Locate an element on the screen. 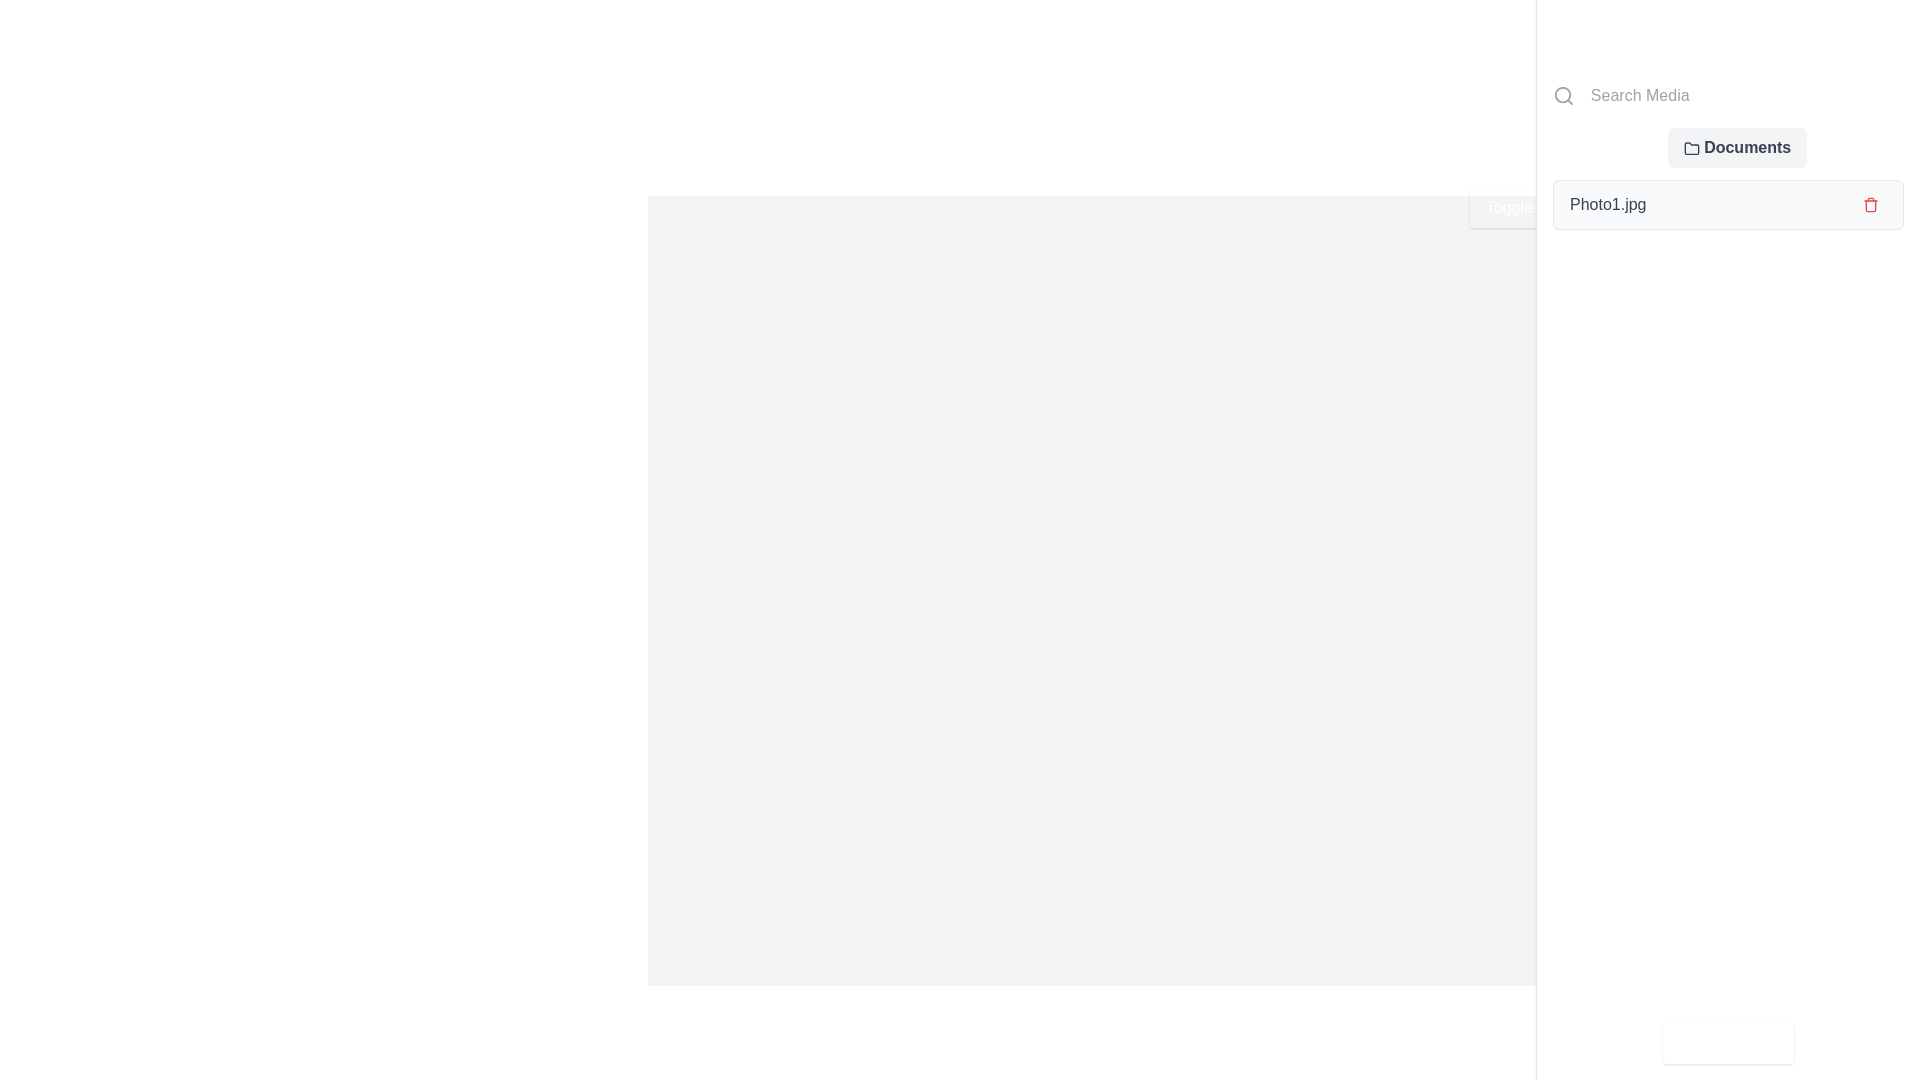  the folder icon located to the immediate left of the 'Documents' label on the right side of the interface is located at coordinates (1691, 147).